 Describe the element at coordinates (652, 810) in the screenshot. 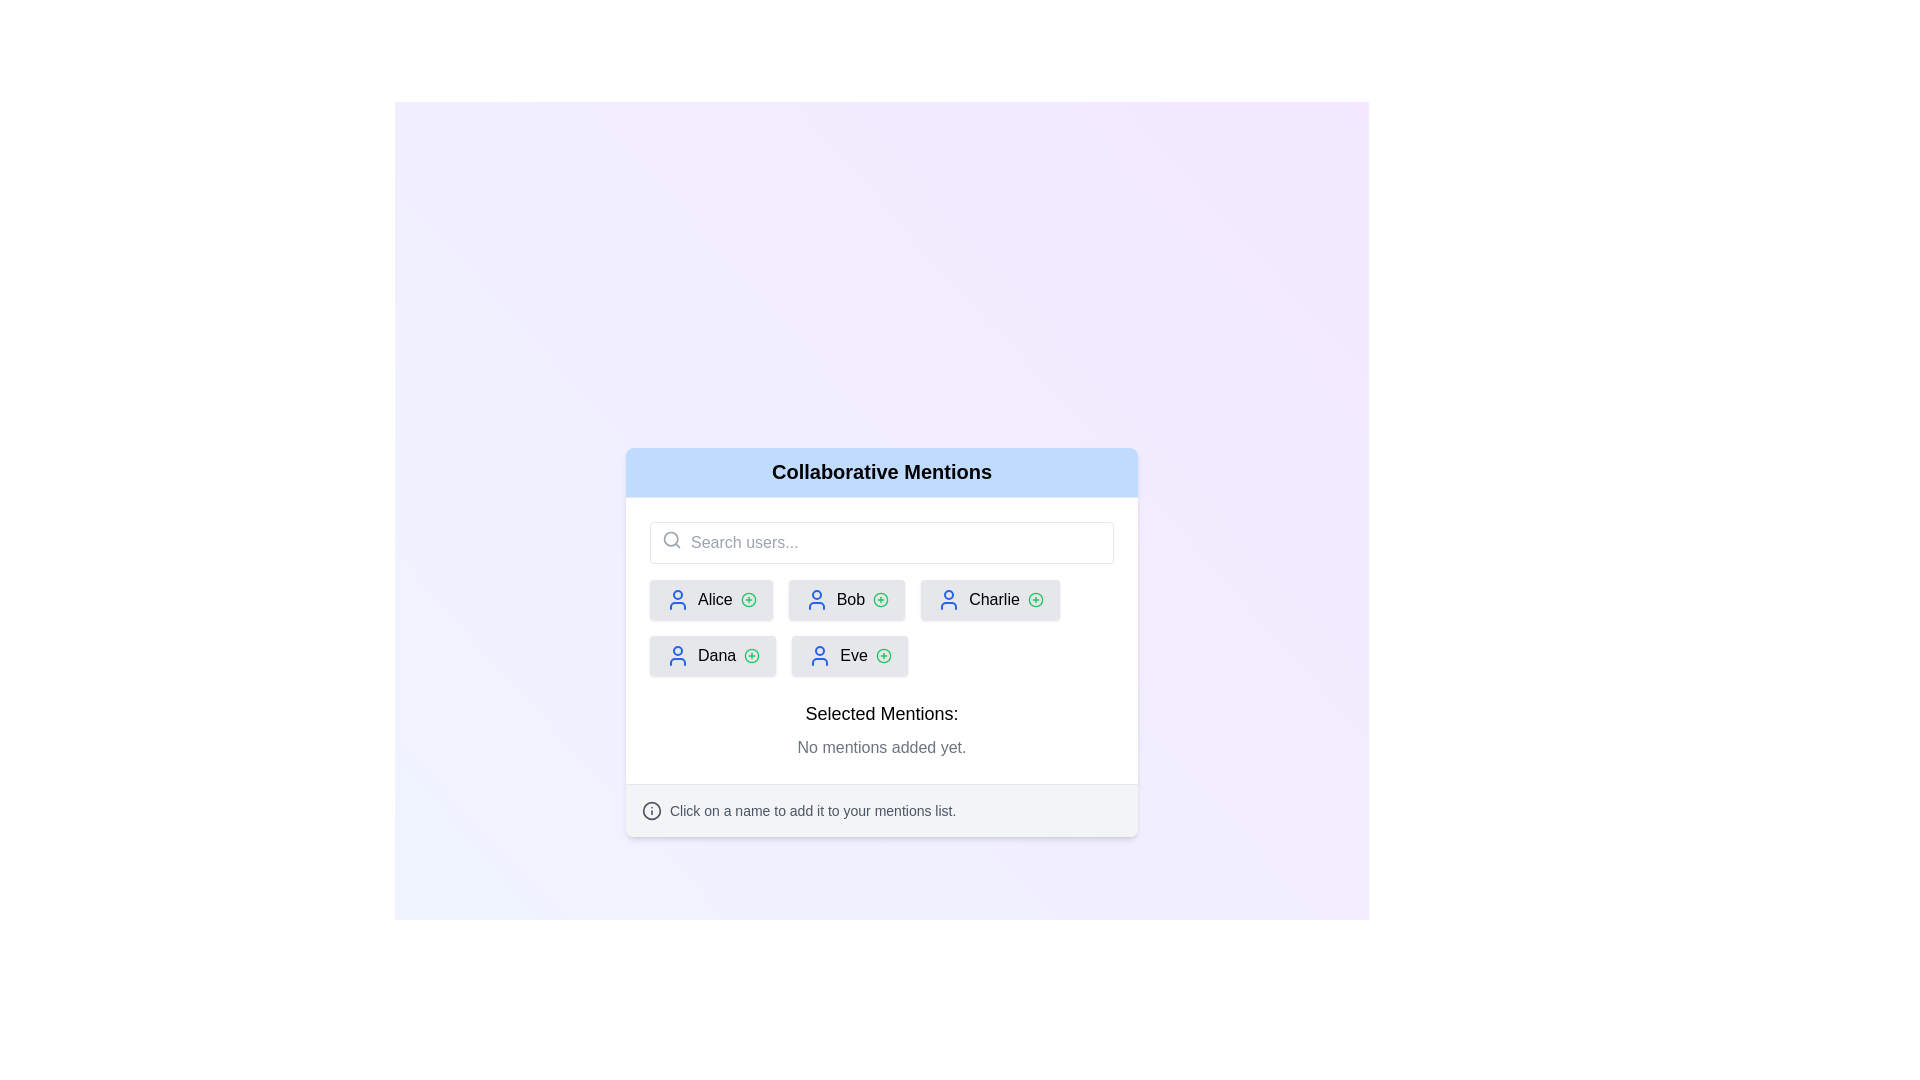

I see `the innermost circular part of the icon graphic located at the bottom left of the interface, which has a visible ring-like structure and thin stroke` at that location.